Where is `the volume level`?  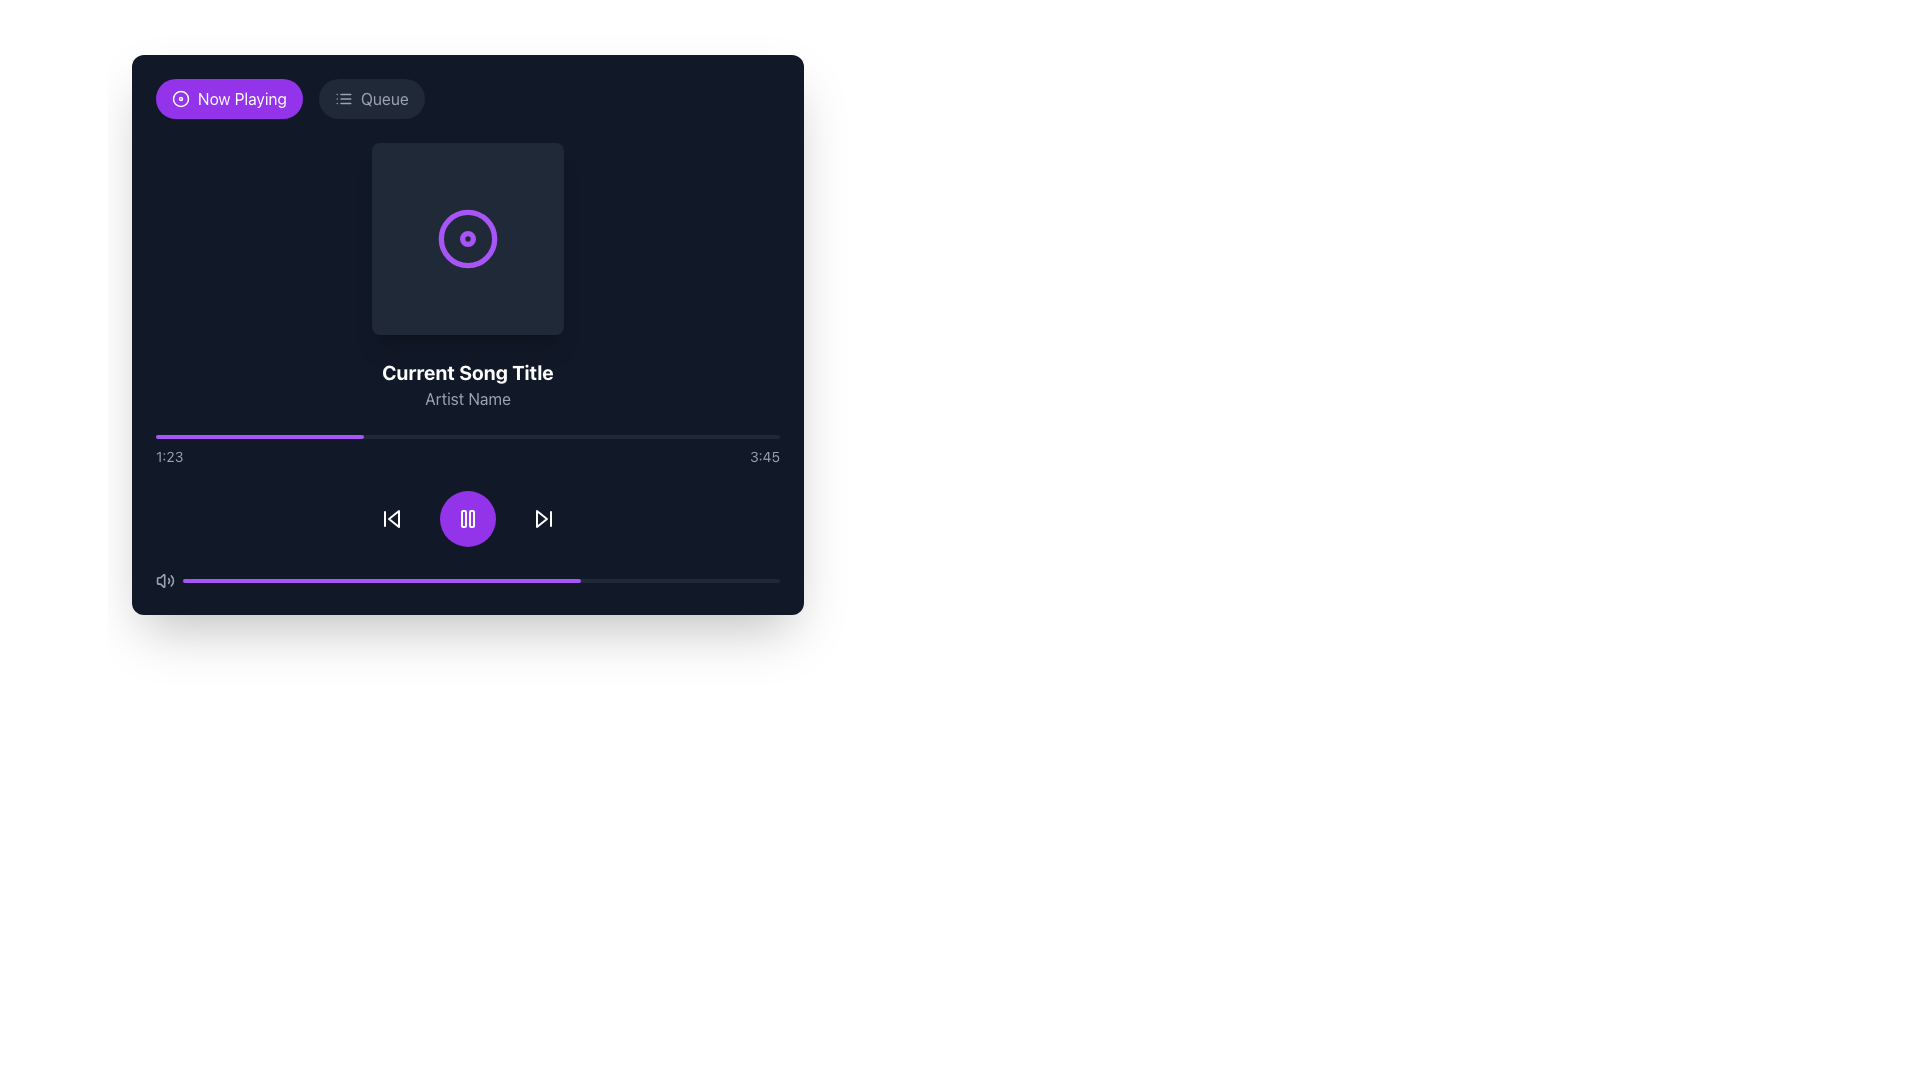
the volume level is located at coordinates (247, 581).